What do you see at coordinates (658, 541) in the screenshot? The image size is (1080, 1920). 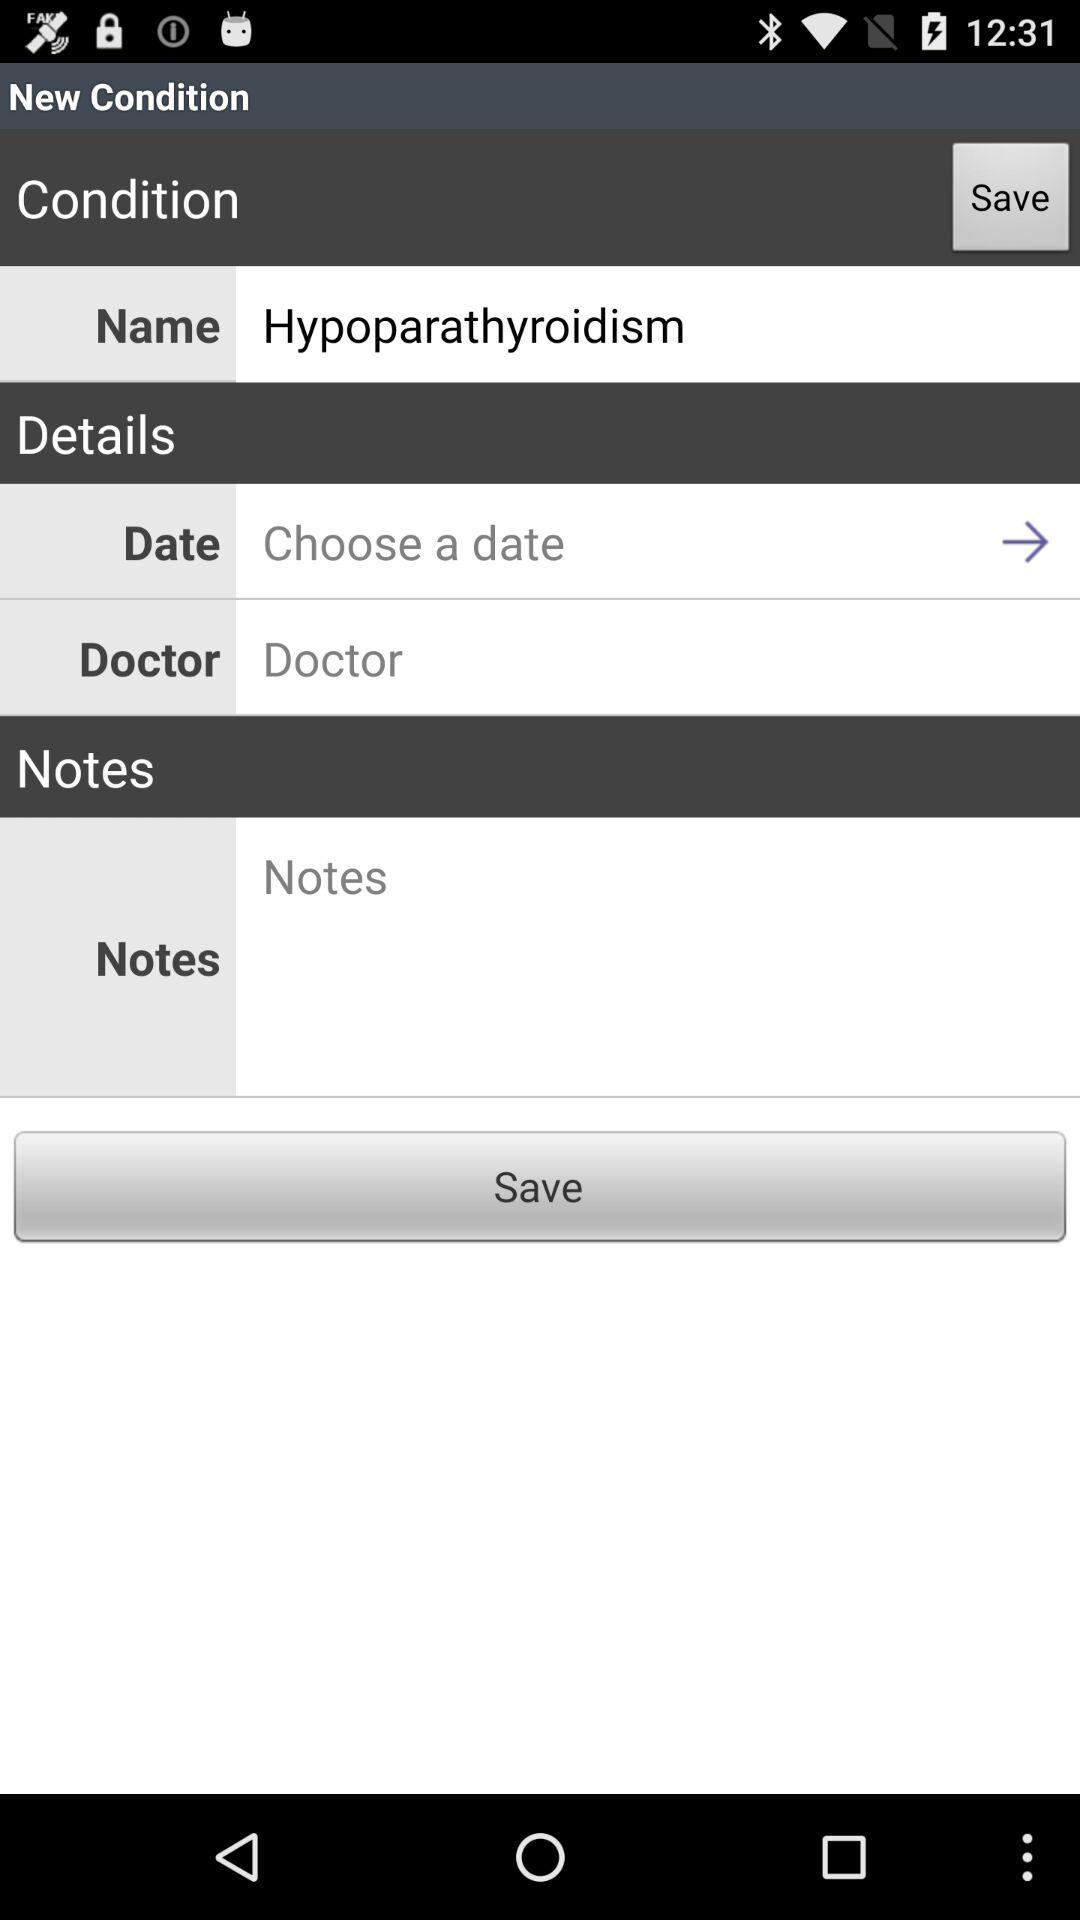 I see `the icon to the right of date icon` at bounding box center [658, 541].